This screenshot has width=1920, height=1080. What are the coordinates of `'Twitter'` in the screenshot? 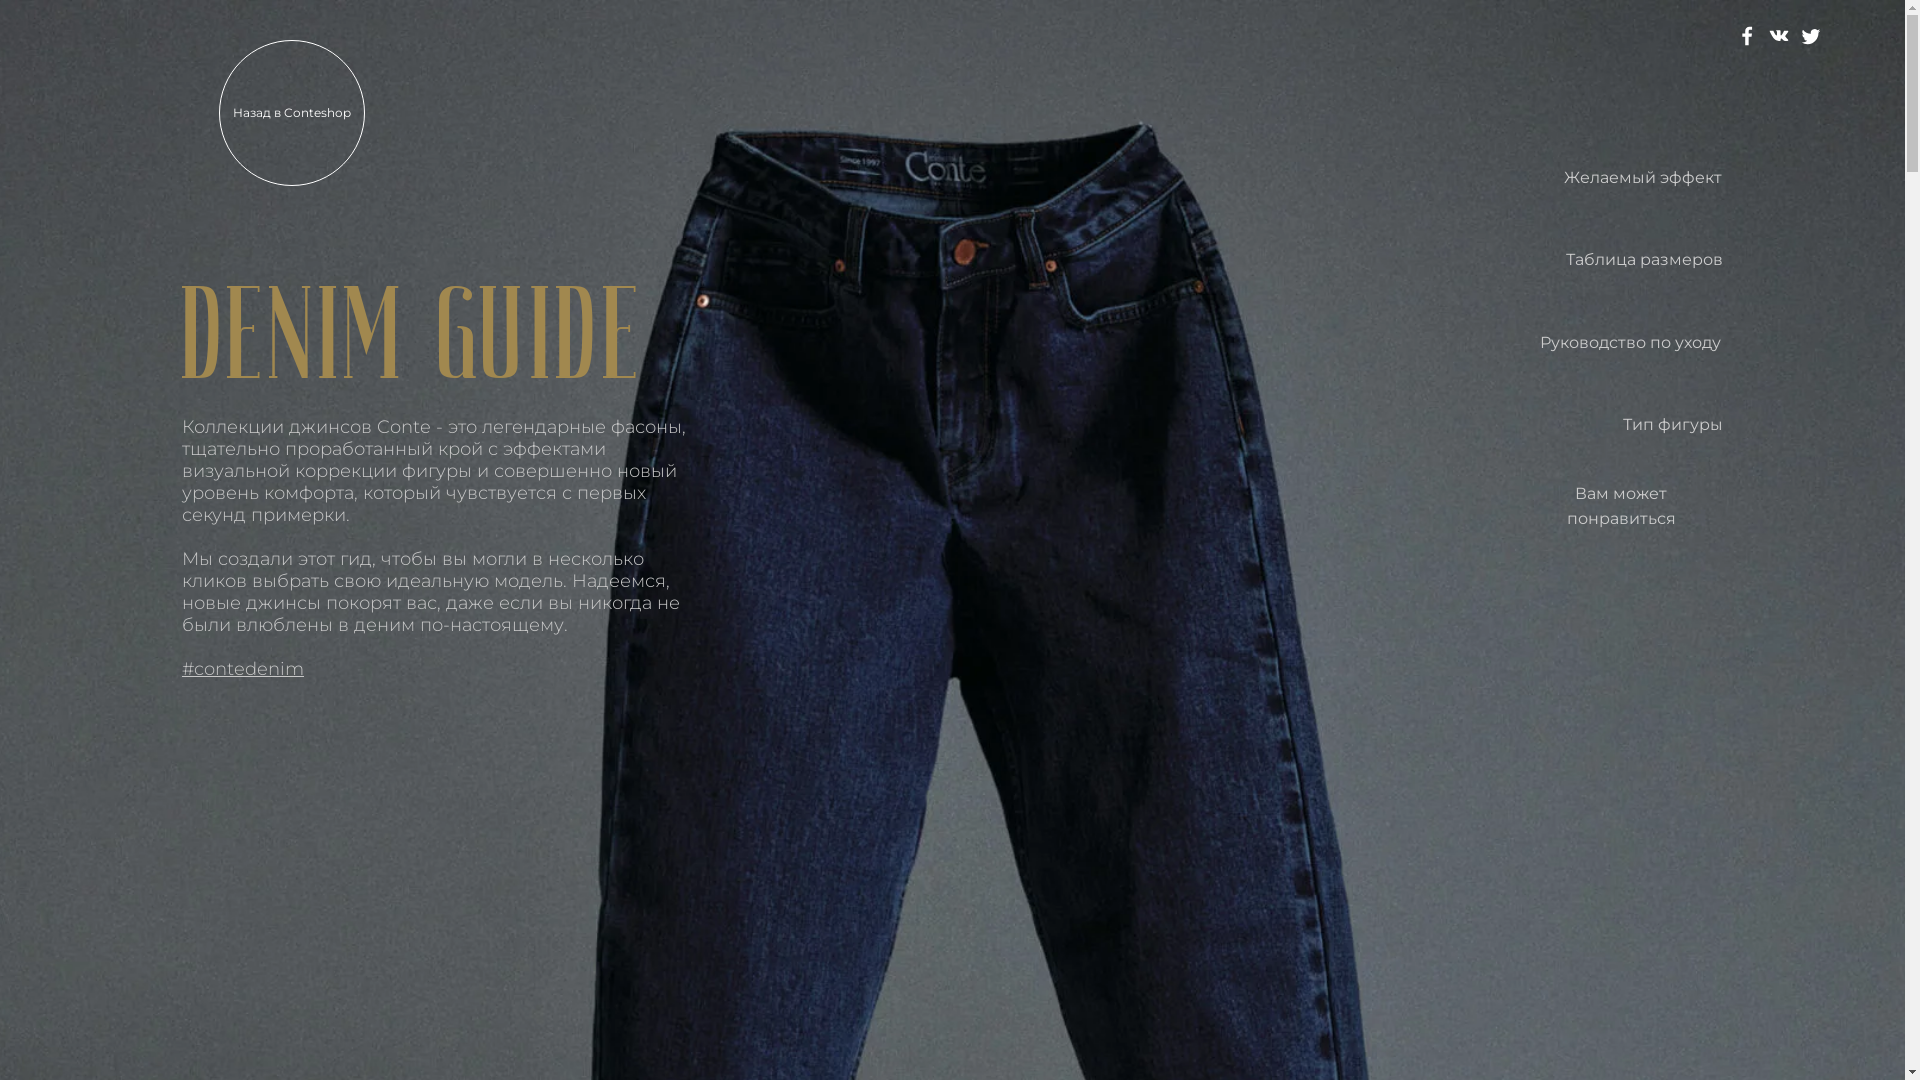 It's located at (1810, 35).